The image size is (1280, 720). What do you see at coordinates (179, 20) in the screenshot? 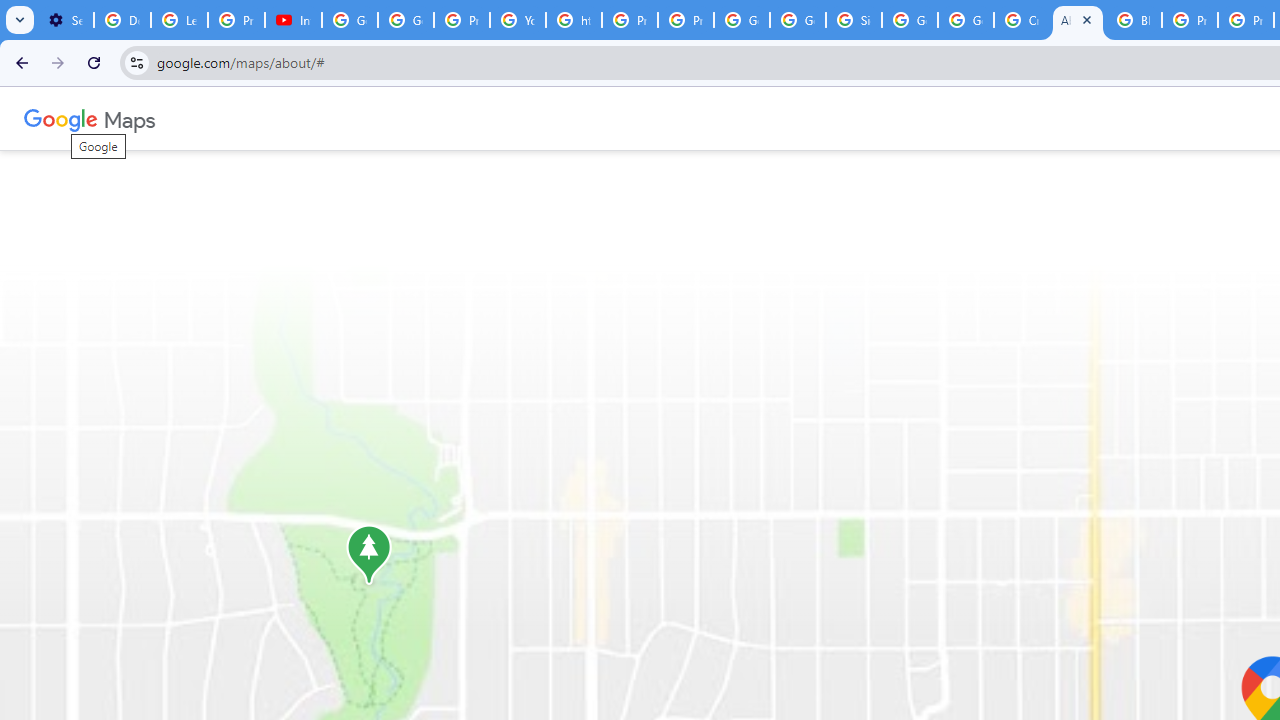
I see `'Learn how to find your photos - Google Photos Help'` at bounding box center [179, 20].